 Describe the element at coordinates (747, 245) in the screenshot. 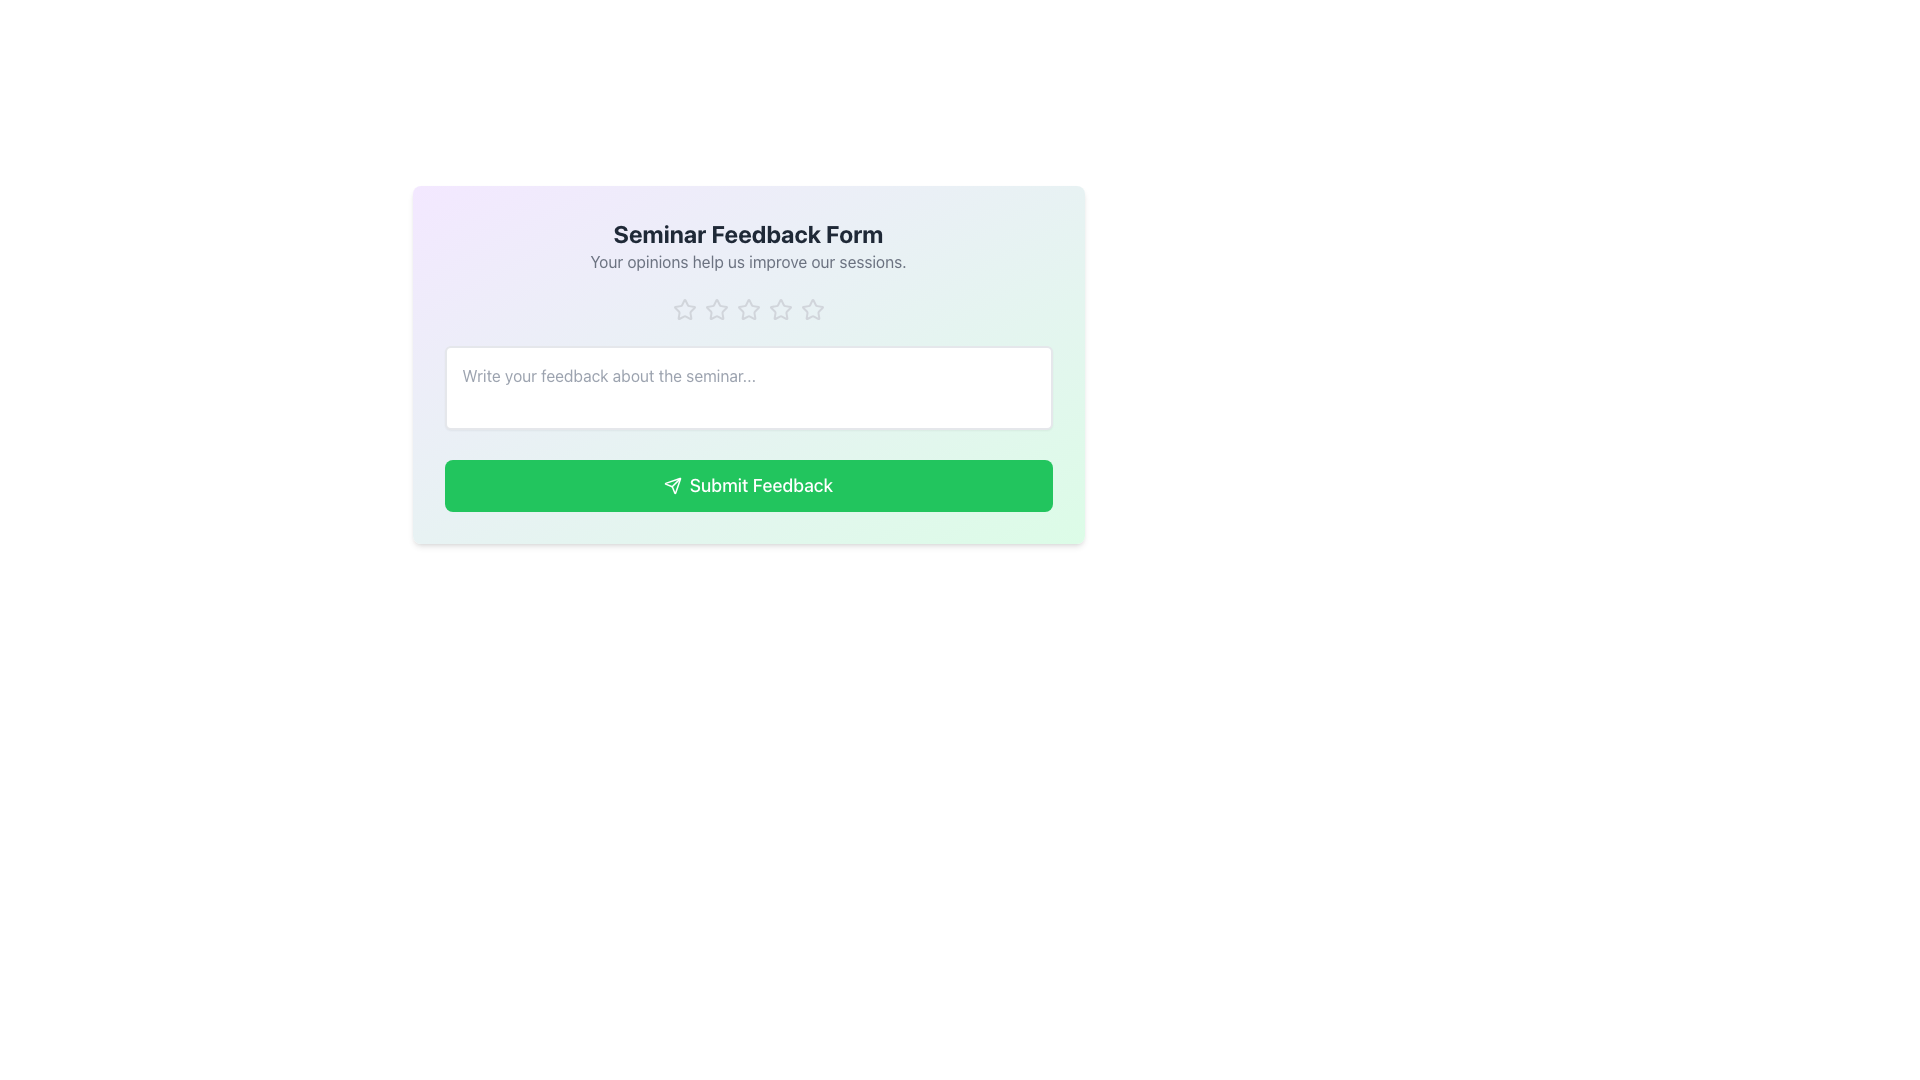

I see `the static text header that displays 'Seminar Feedback Form' in bold and larger font, along with the subheading 'Your opinions help us improve our sessions.'` at that location.